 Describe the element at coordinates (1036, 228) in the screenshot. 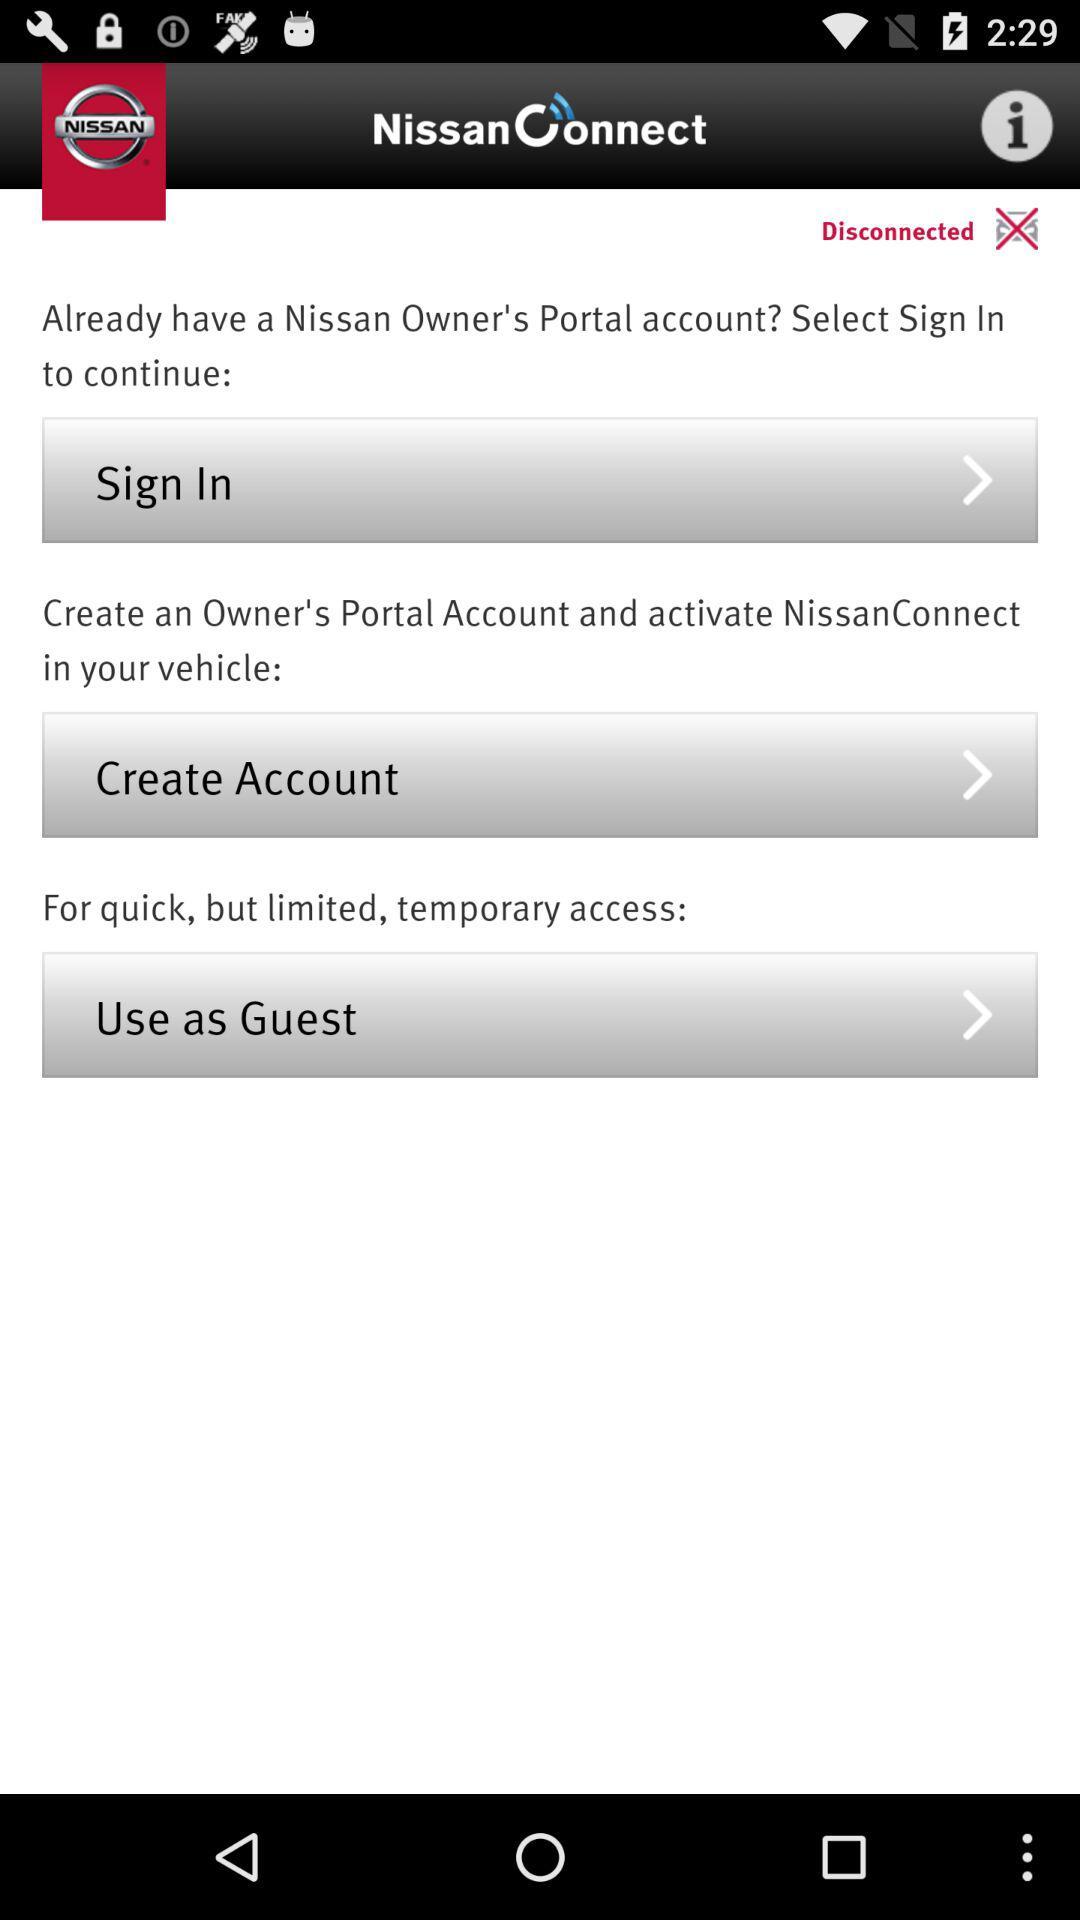

I see `the icon to the right of disconnected` at that location.